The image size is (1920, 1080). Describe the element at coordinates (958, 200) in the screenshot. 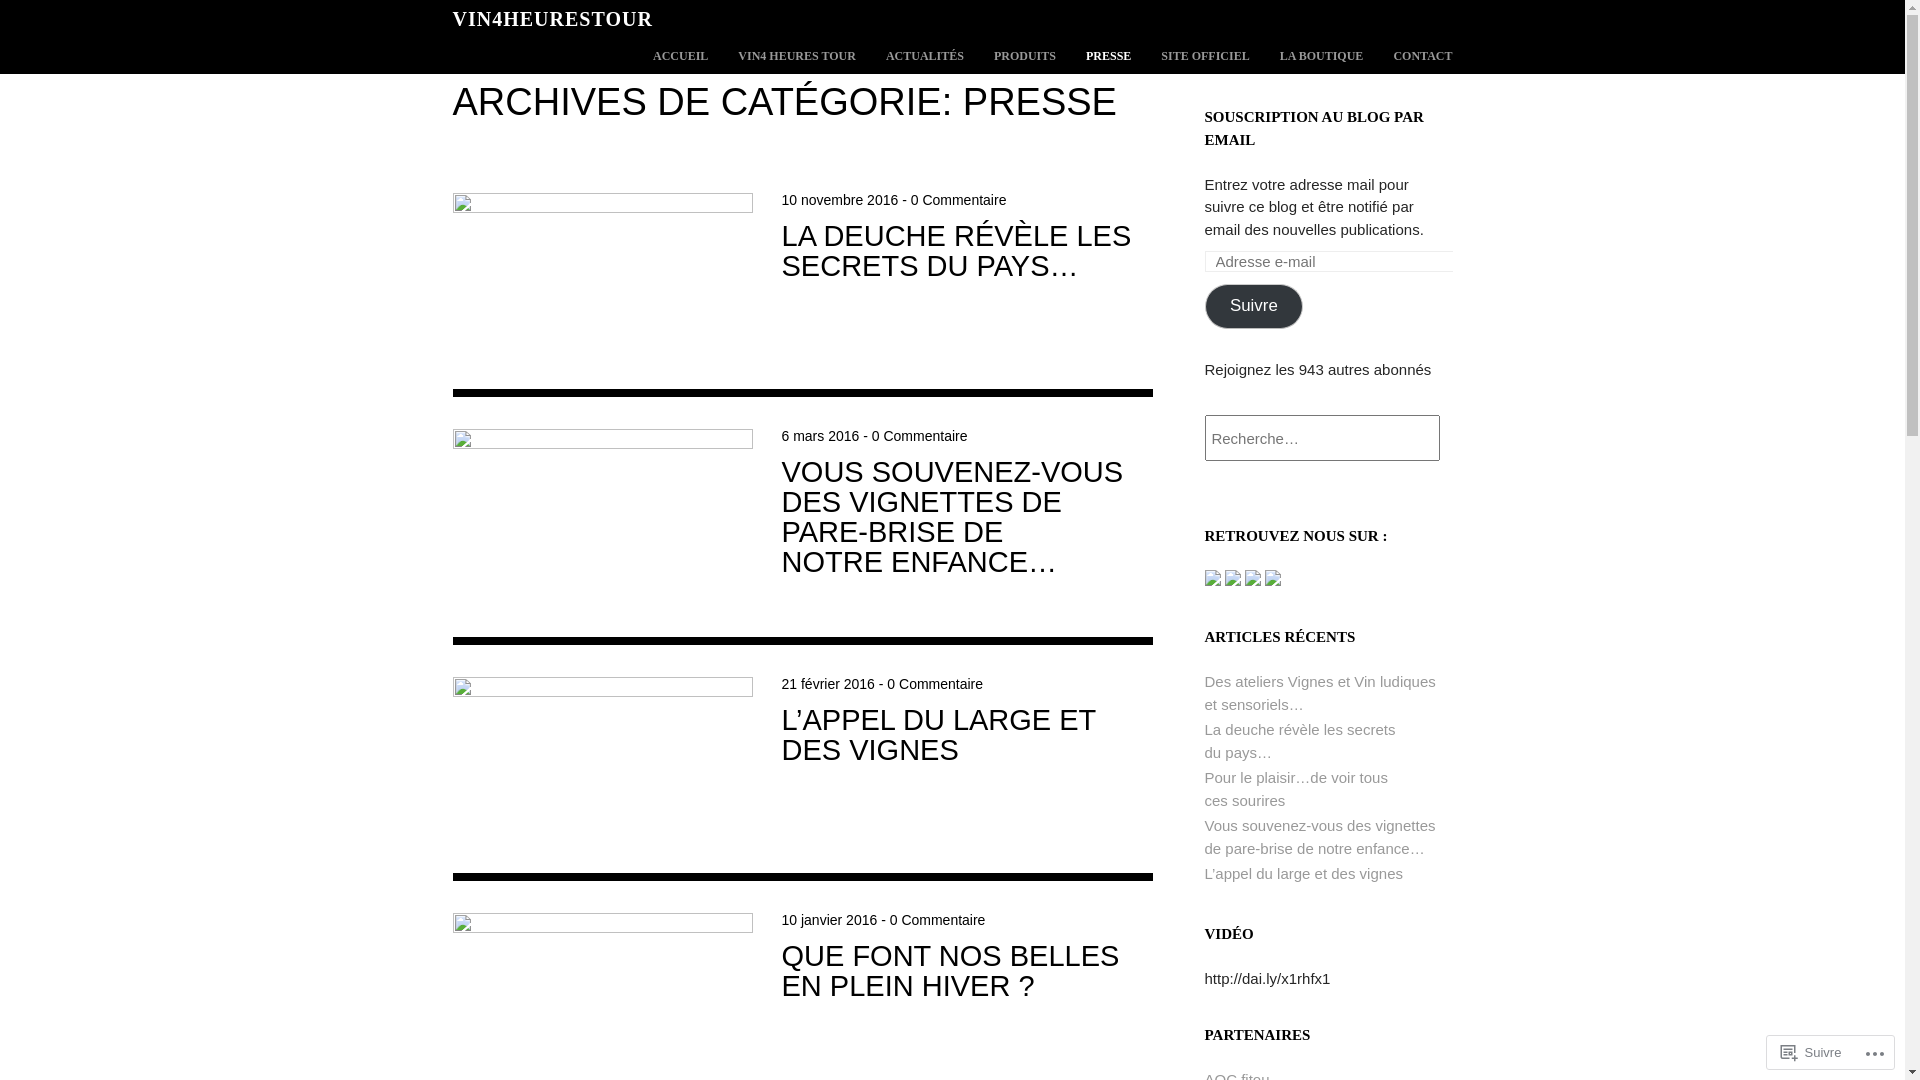

I see `'0 Commentaire'` at that location.